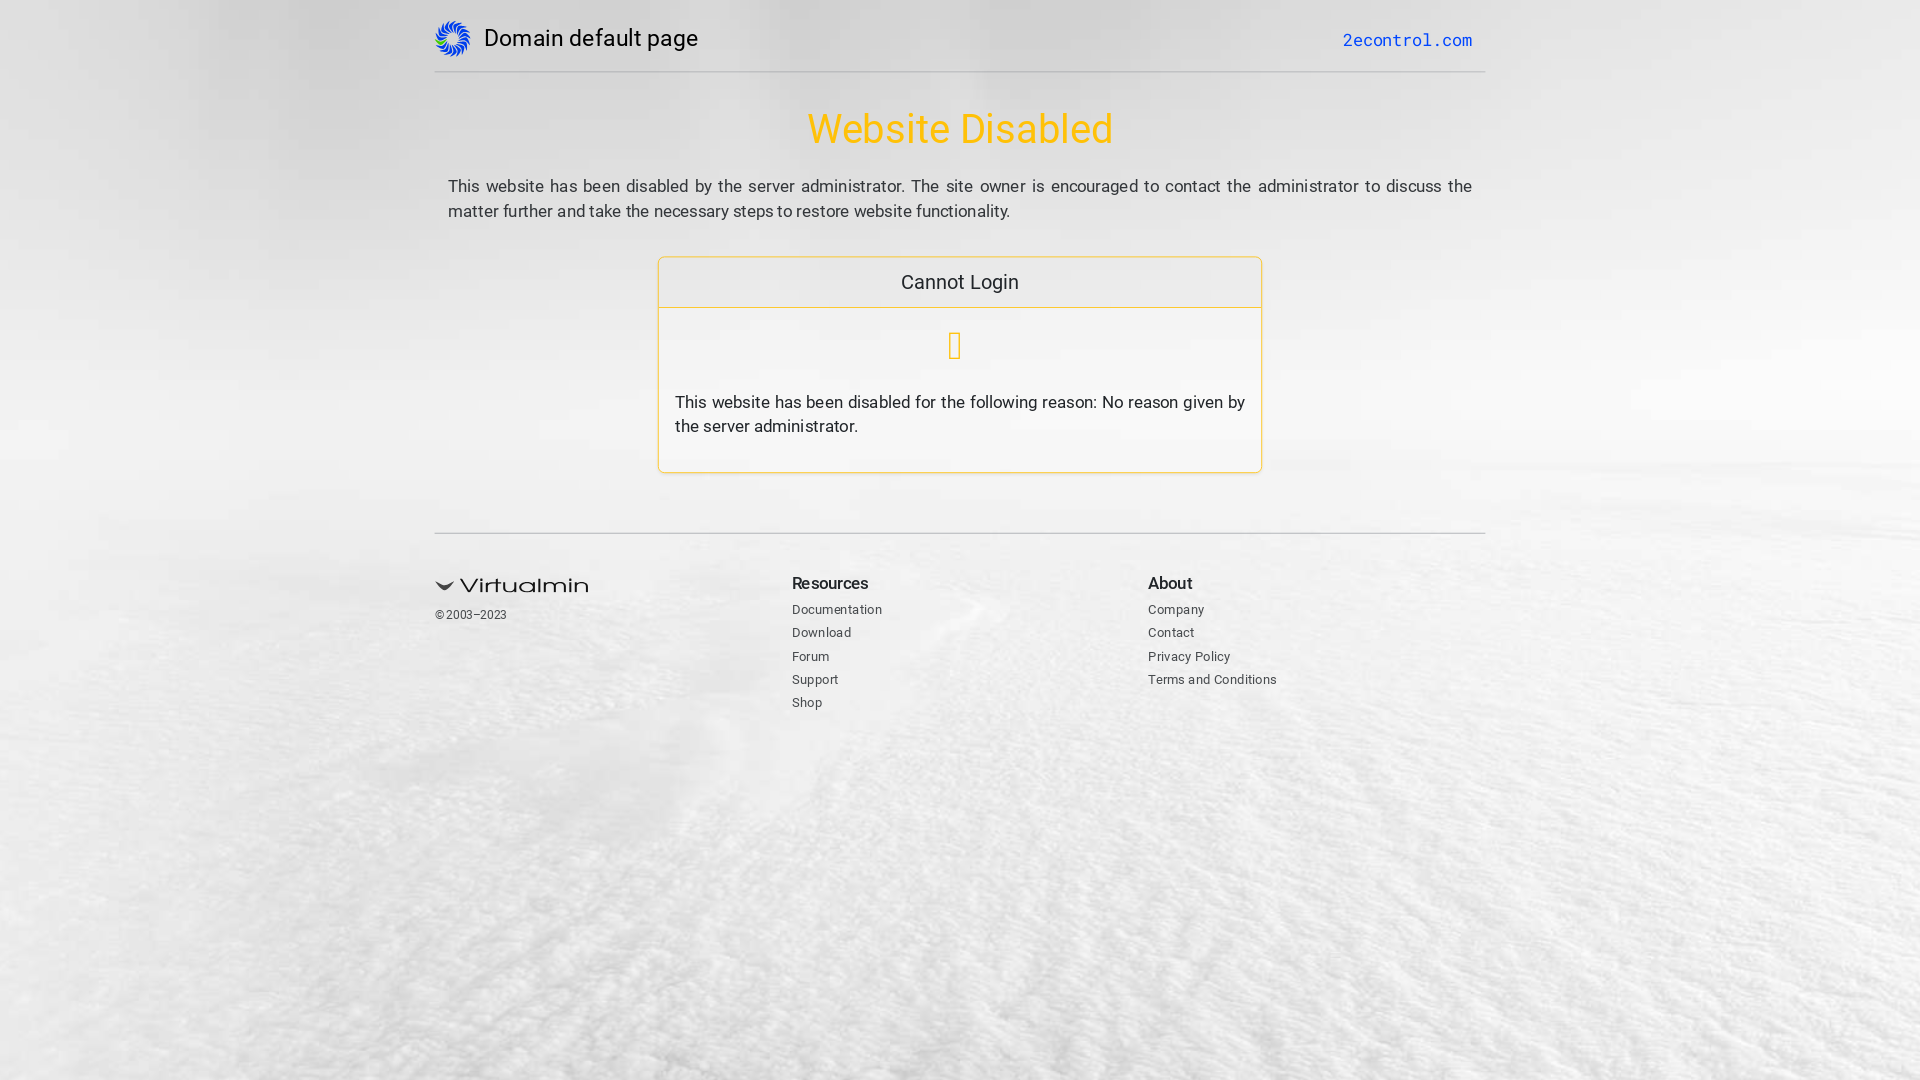  What do you see at coordinates (1147, 610) in the screenshot?
I see `'Company'` at bounding box center [1147, 610].